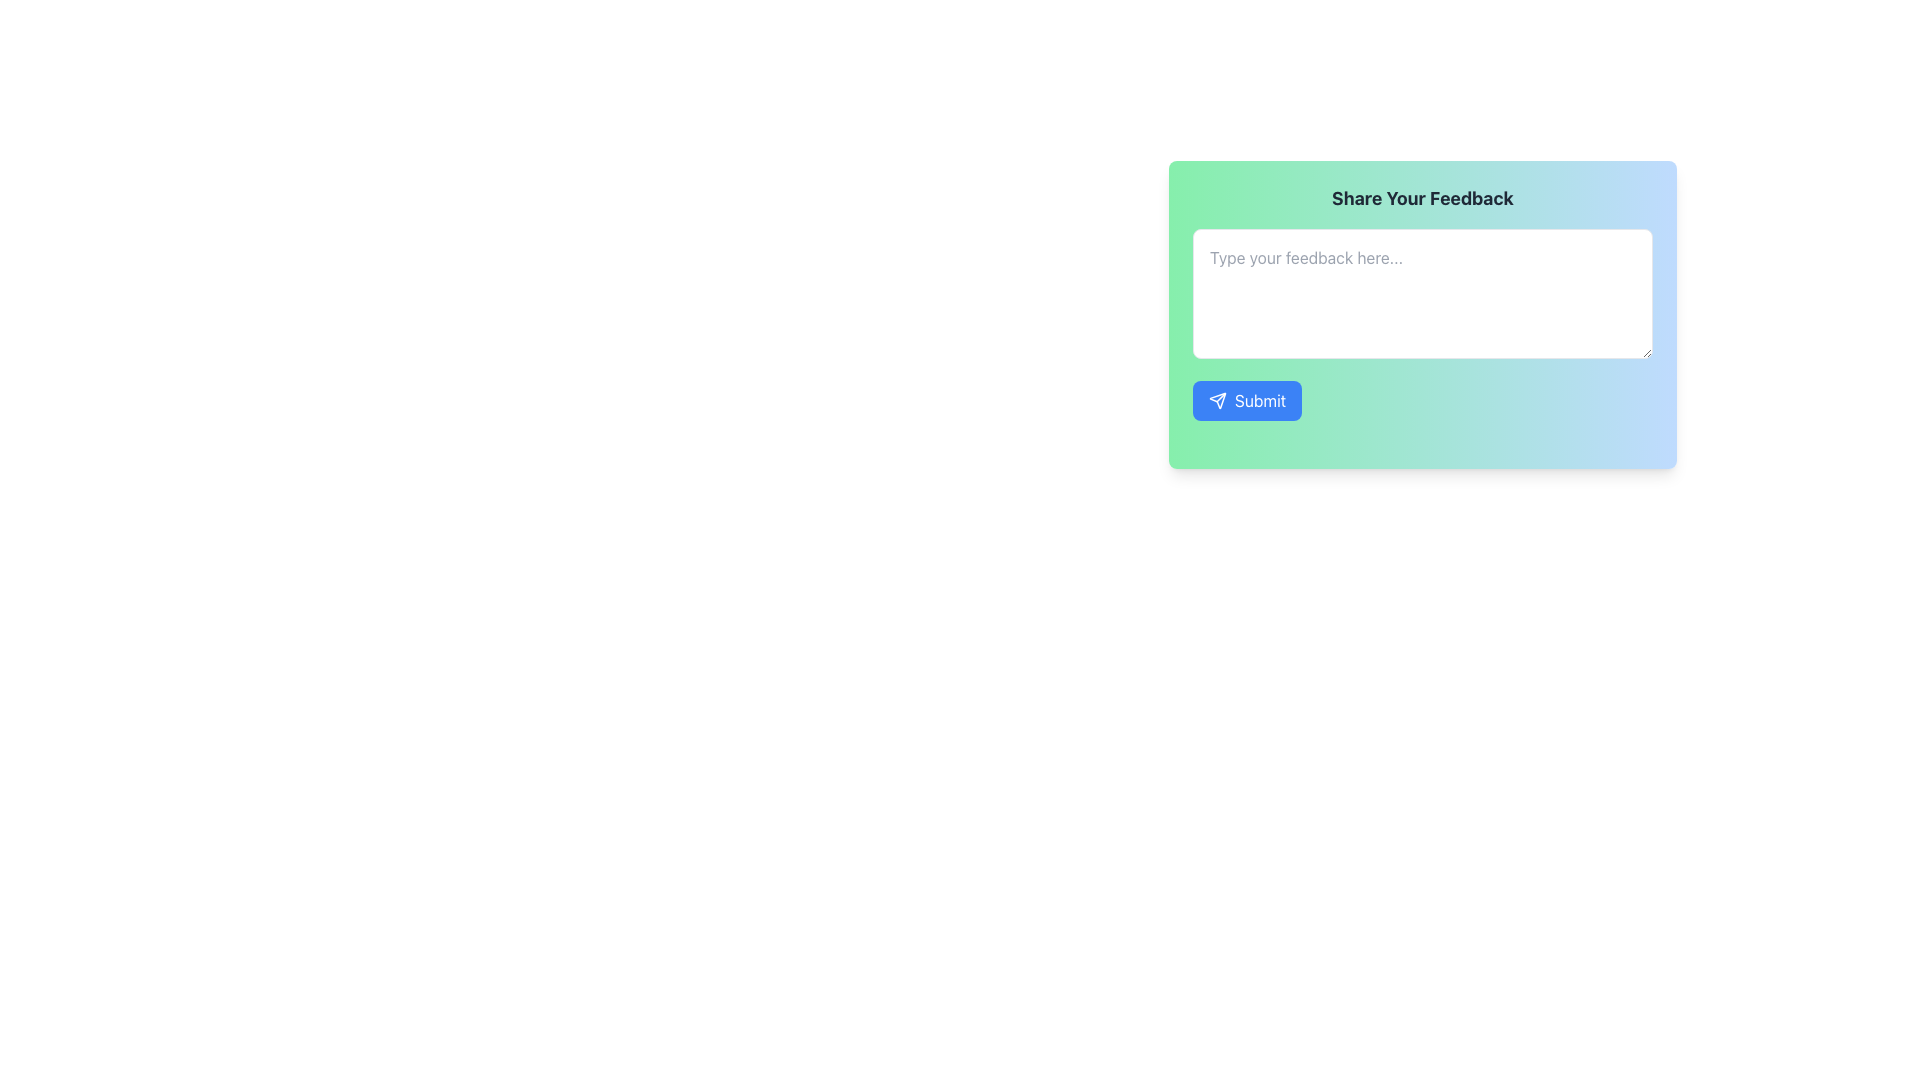  What do you see at coordinates (1217, 401) in the screenshot?
I see `the paper plane icon embedded within the blue 'Submit' button located at the bottom-left corner of the feedback submission card` at bounding box center [1217, 401].